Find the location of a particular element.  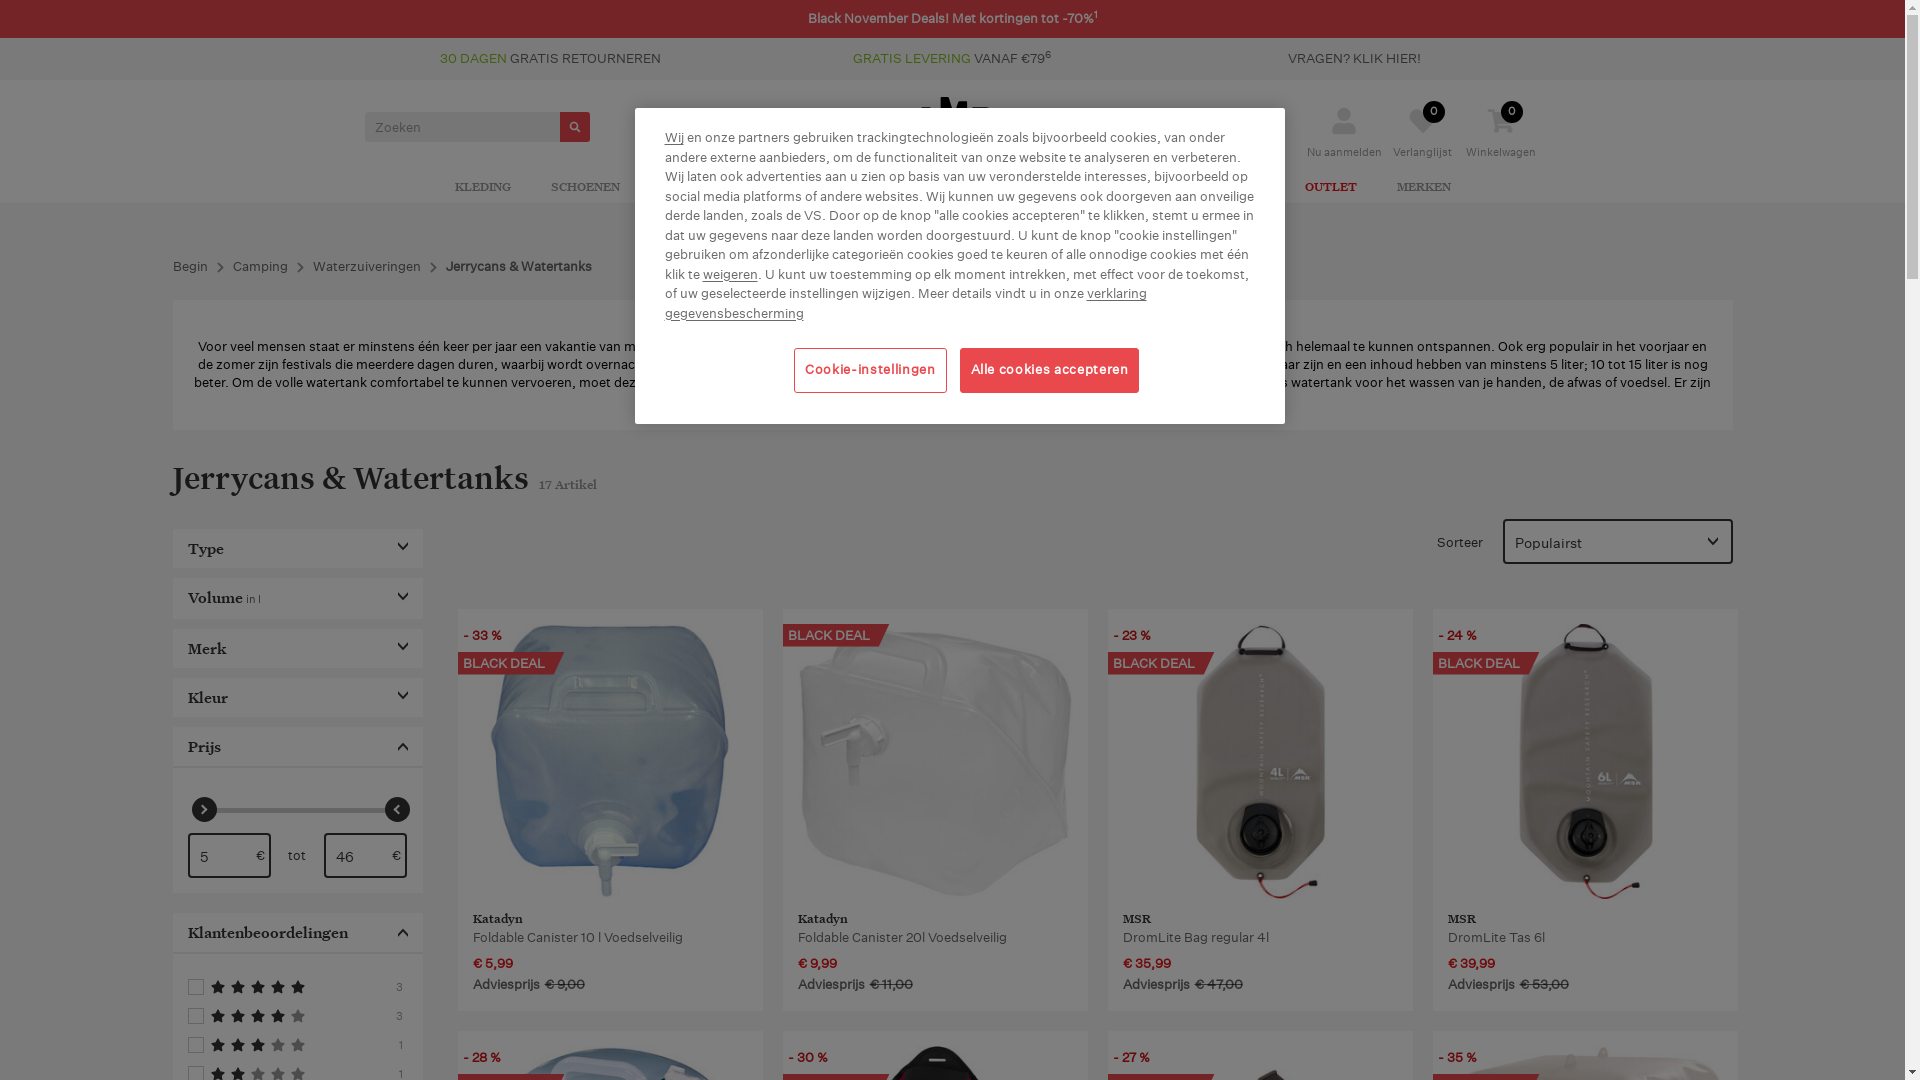

'Waterzuiveringen' is located at coordinates (311, 265).